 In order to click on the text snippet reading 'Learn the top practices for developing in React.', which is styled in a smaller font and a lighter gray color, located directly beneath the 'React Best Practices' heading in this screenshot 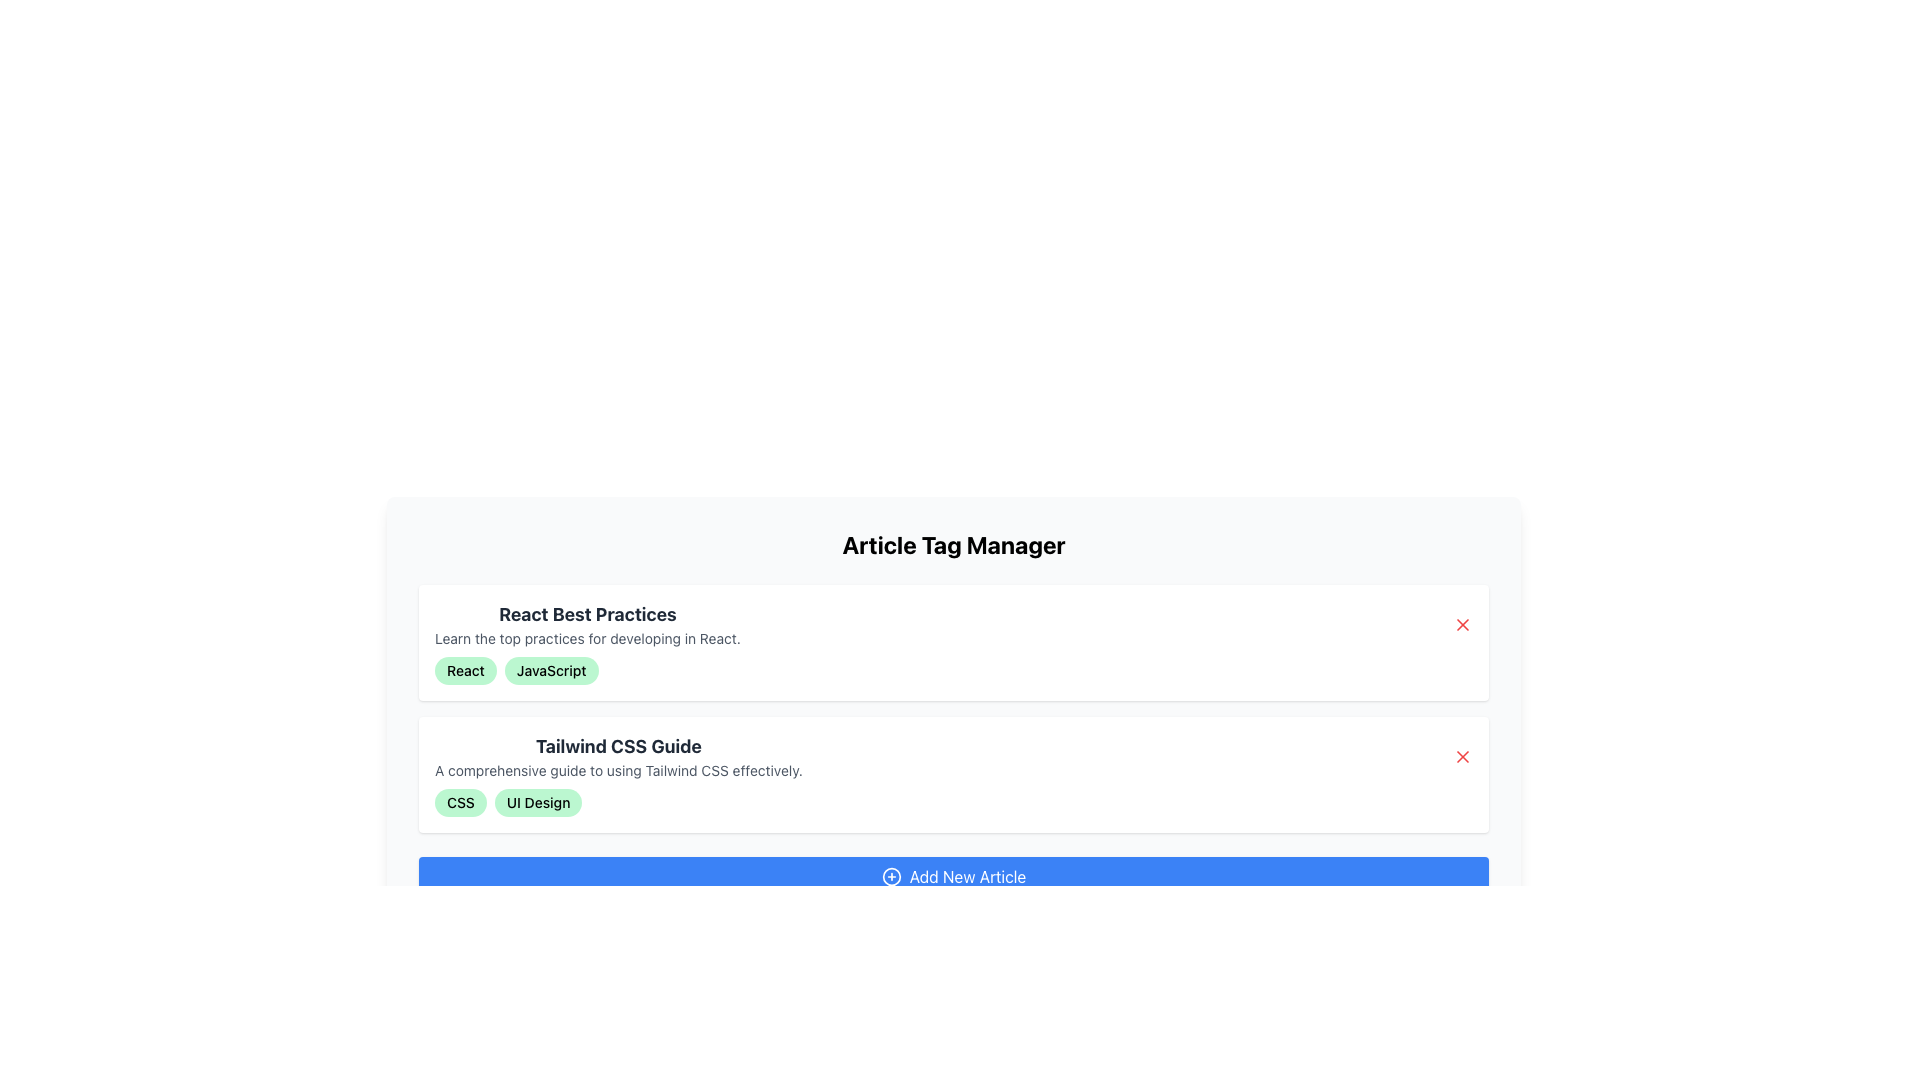, I will do `click(586, 639)`.